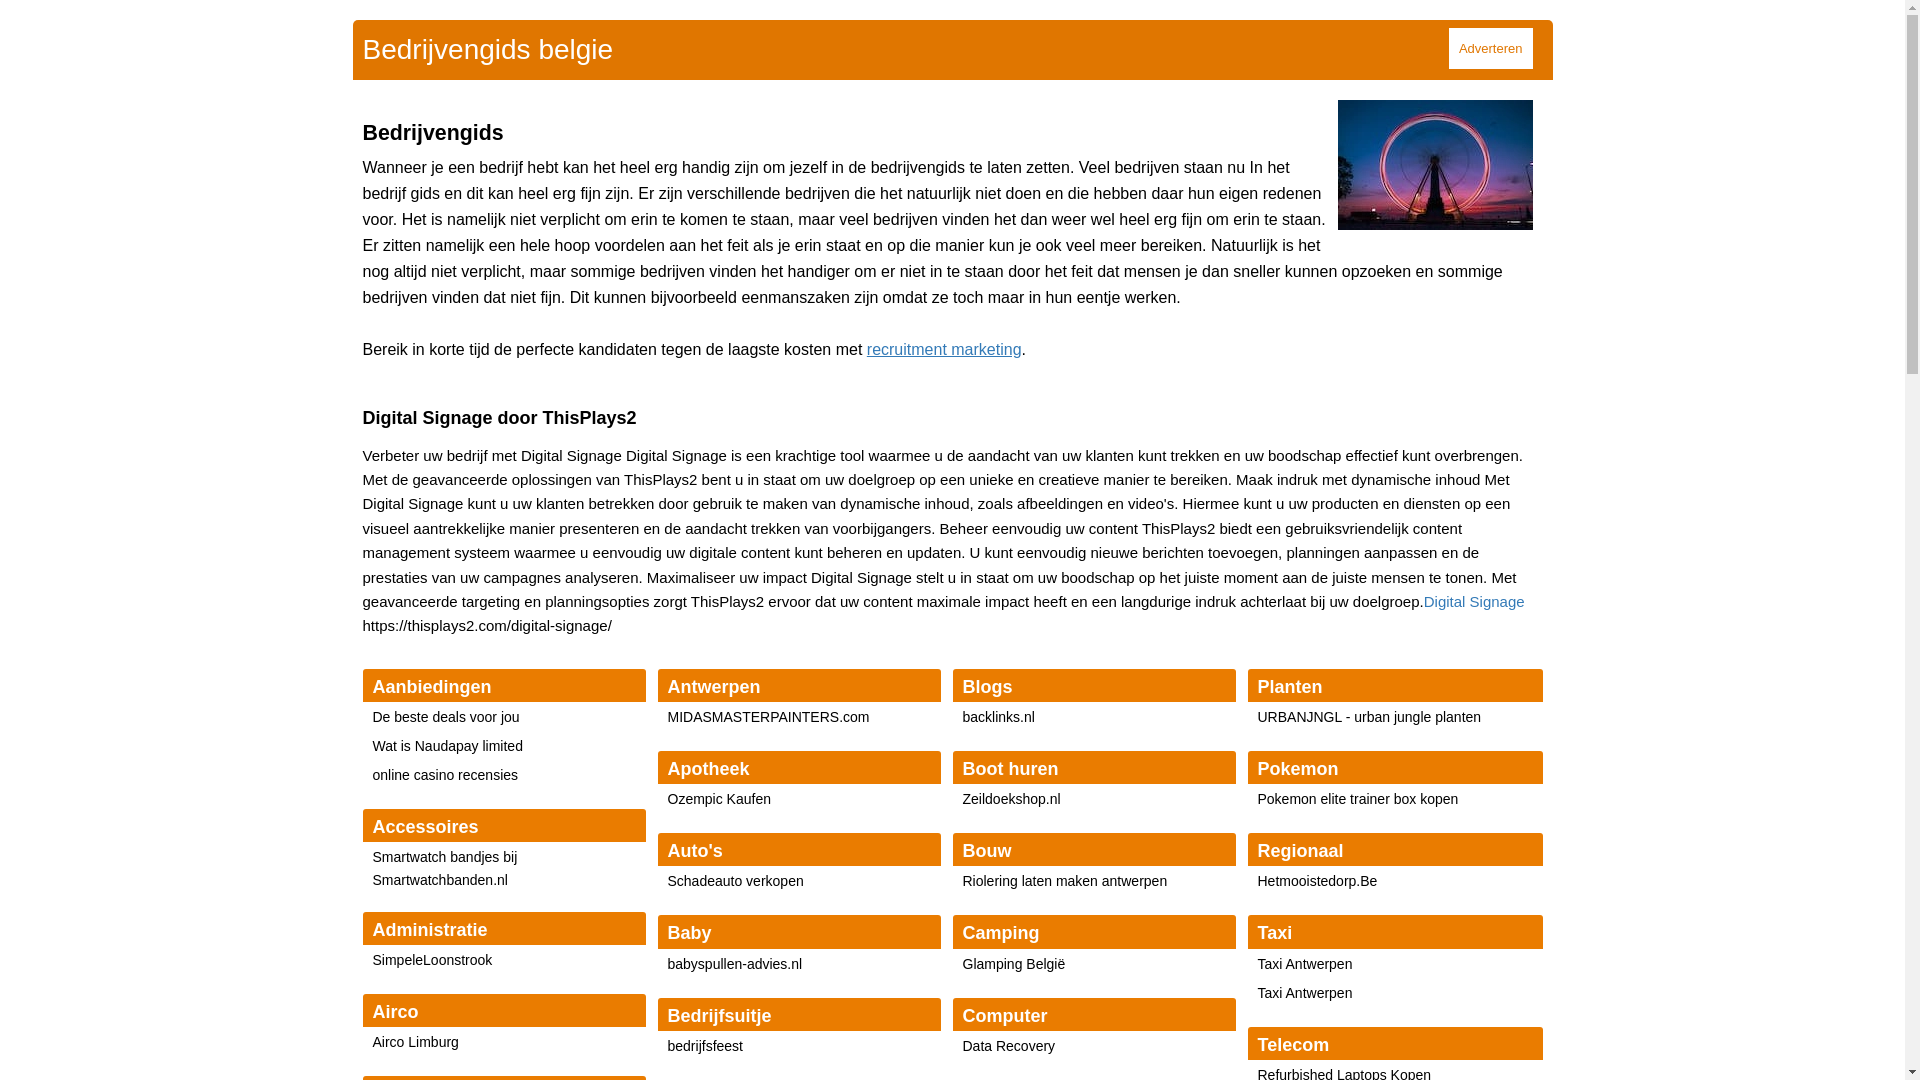 The image size is (1920, 1080). I want to click on 'Wat is Naudapay limited', so click(445, 745).